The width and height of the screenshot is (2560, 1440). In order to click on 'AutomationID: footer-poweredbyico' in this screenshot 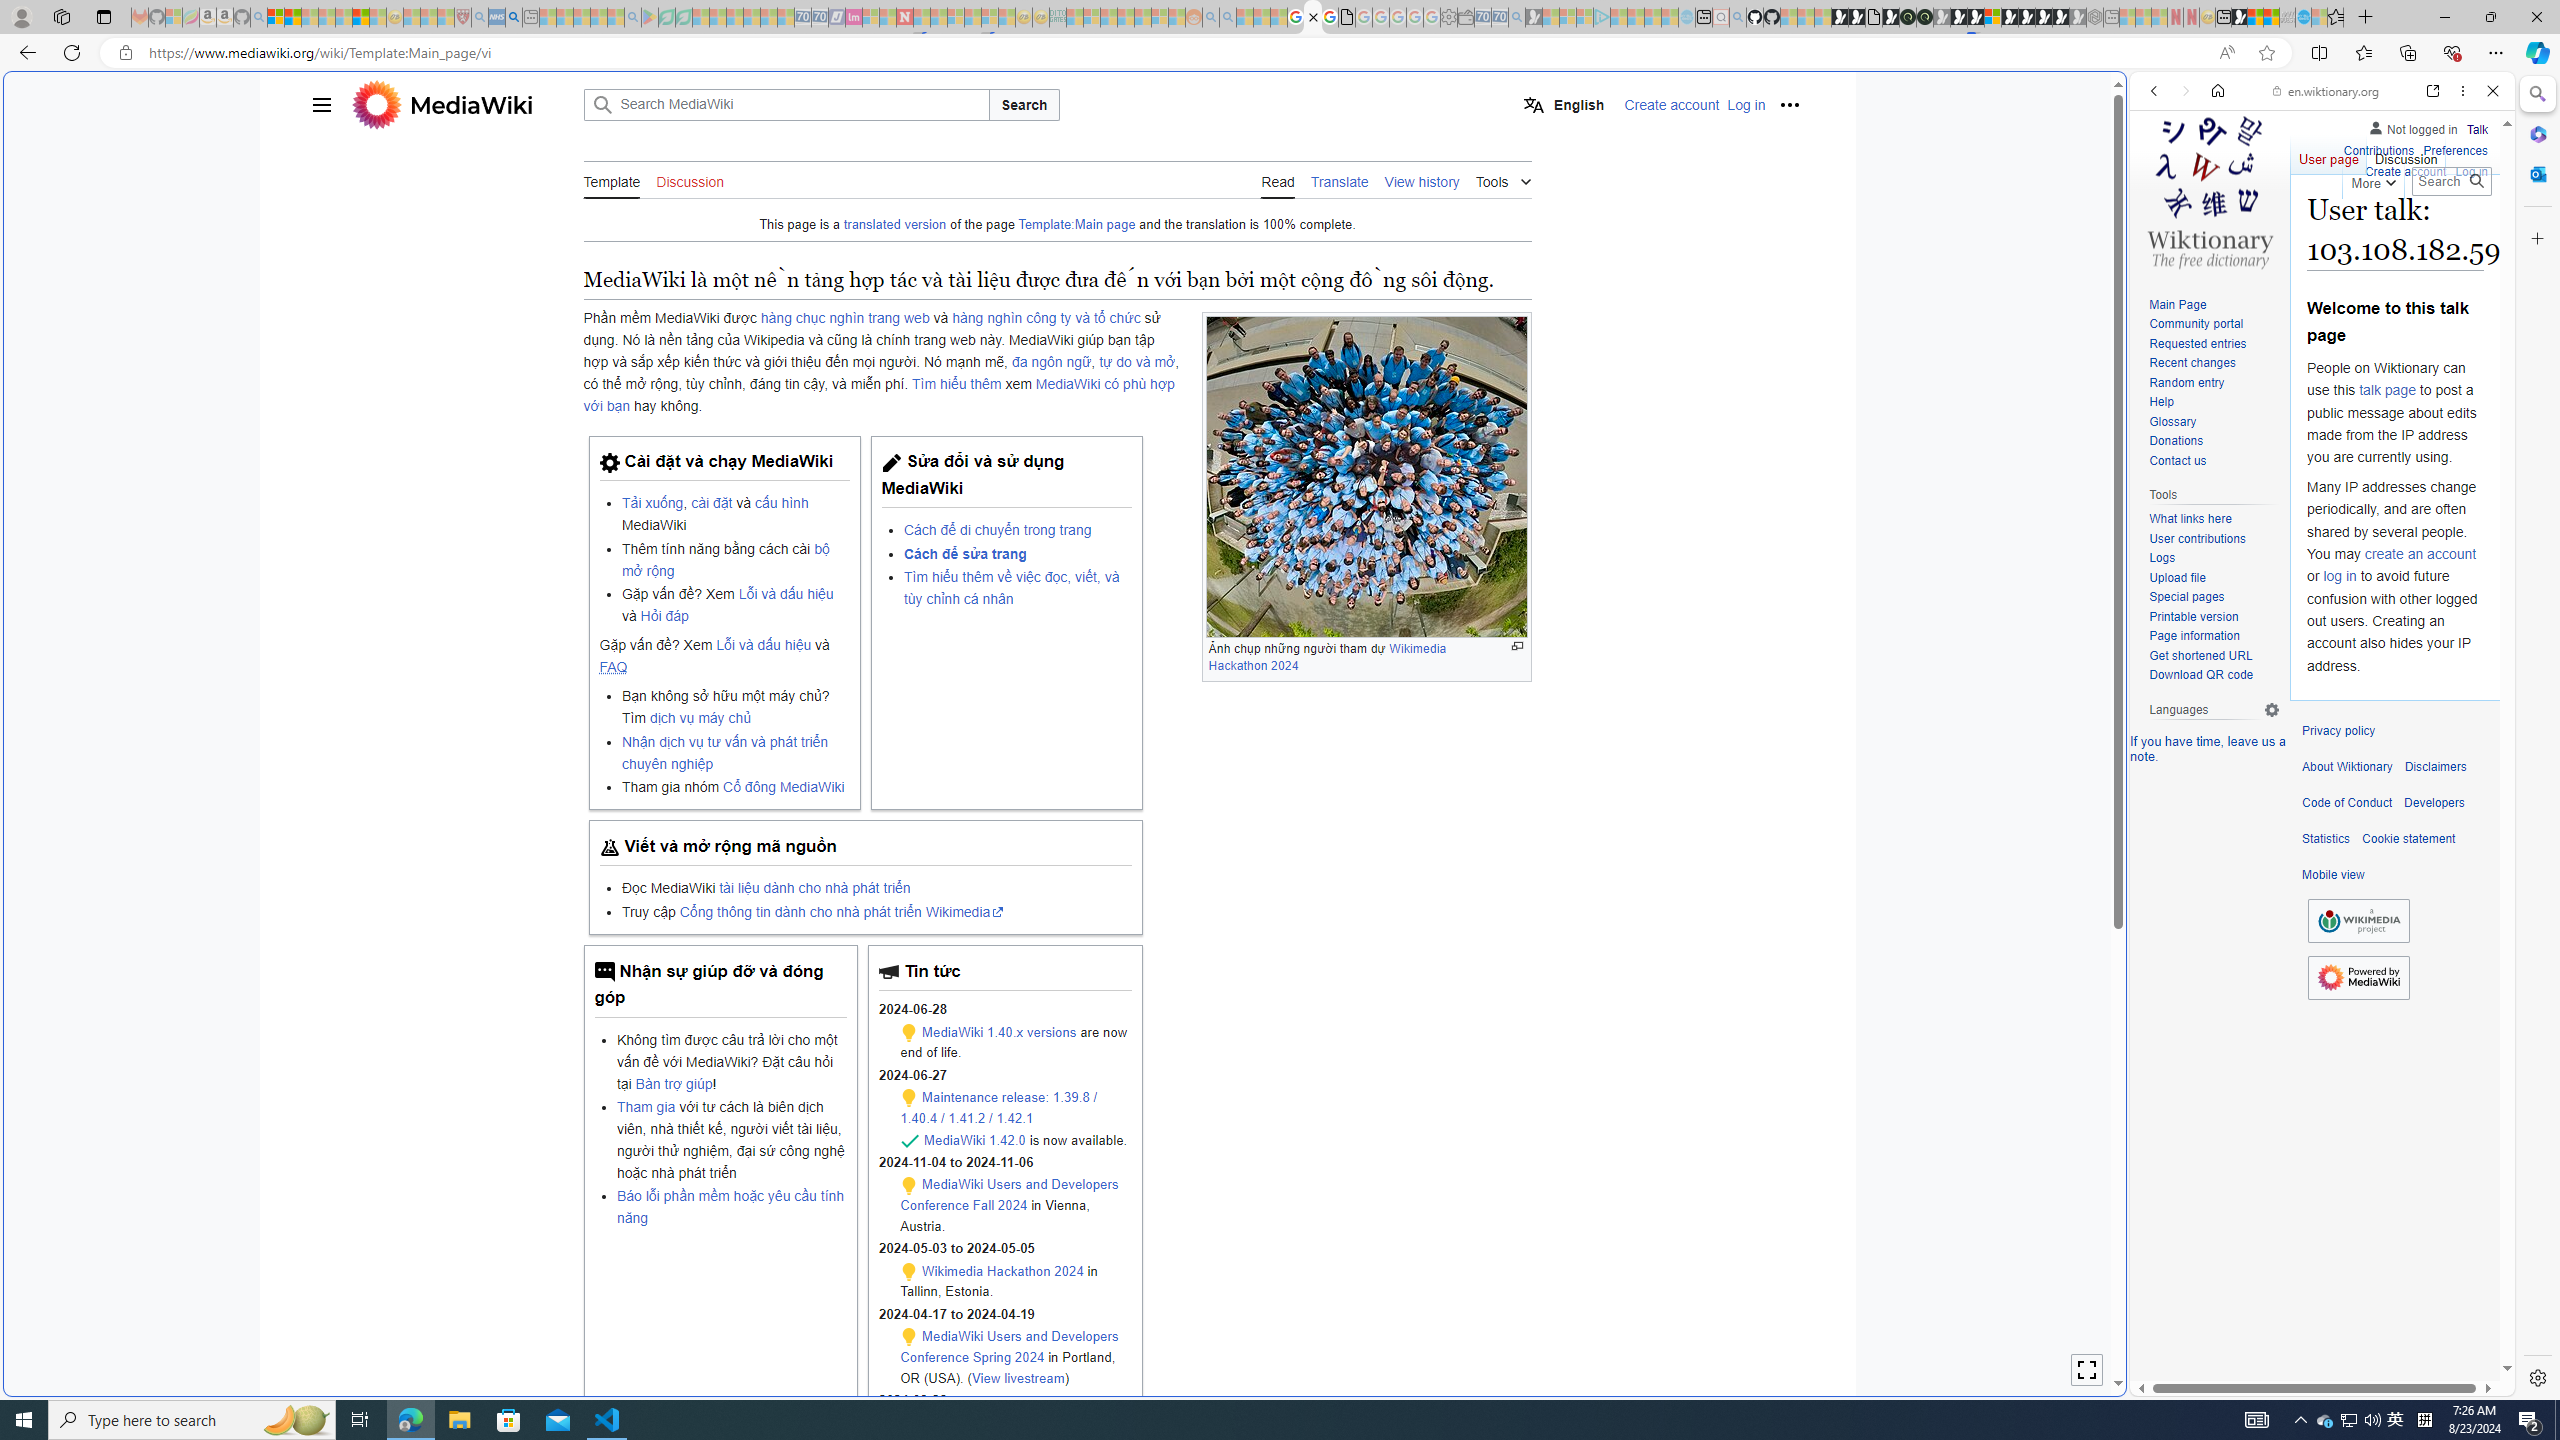, I will do `click(2359, 976)`.